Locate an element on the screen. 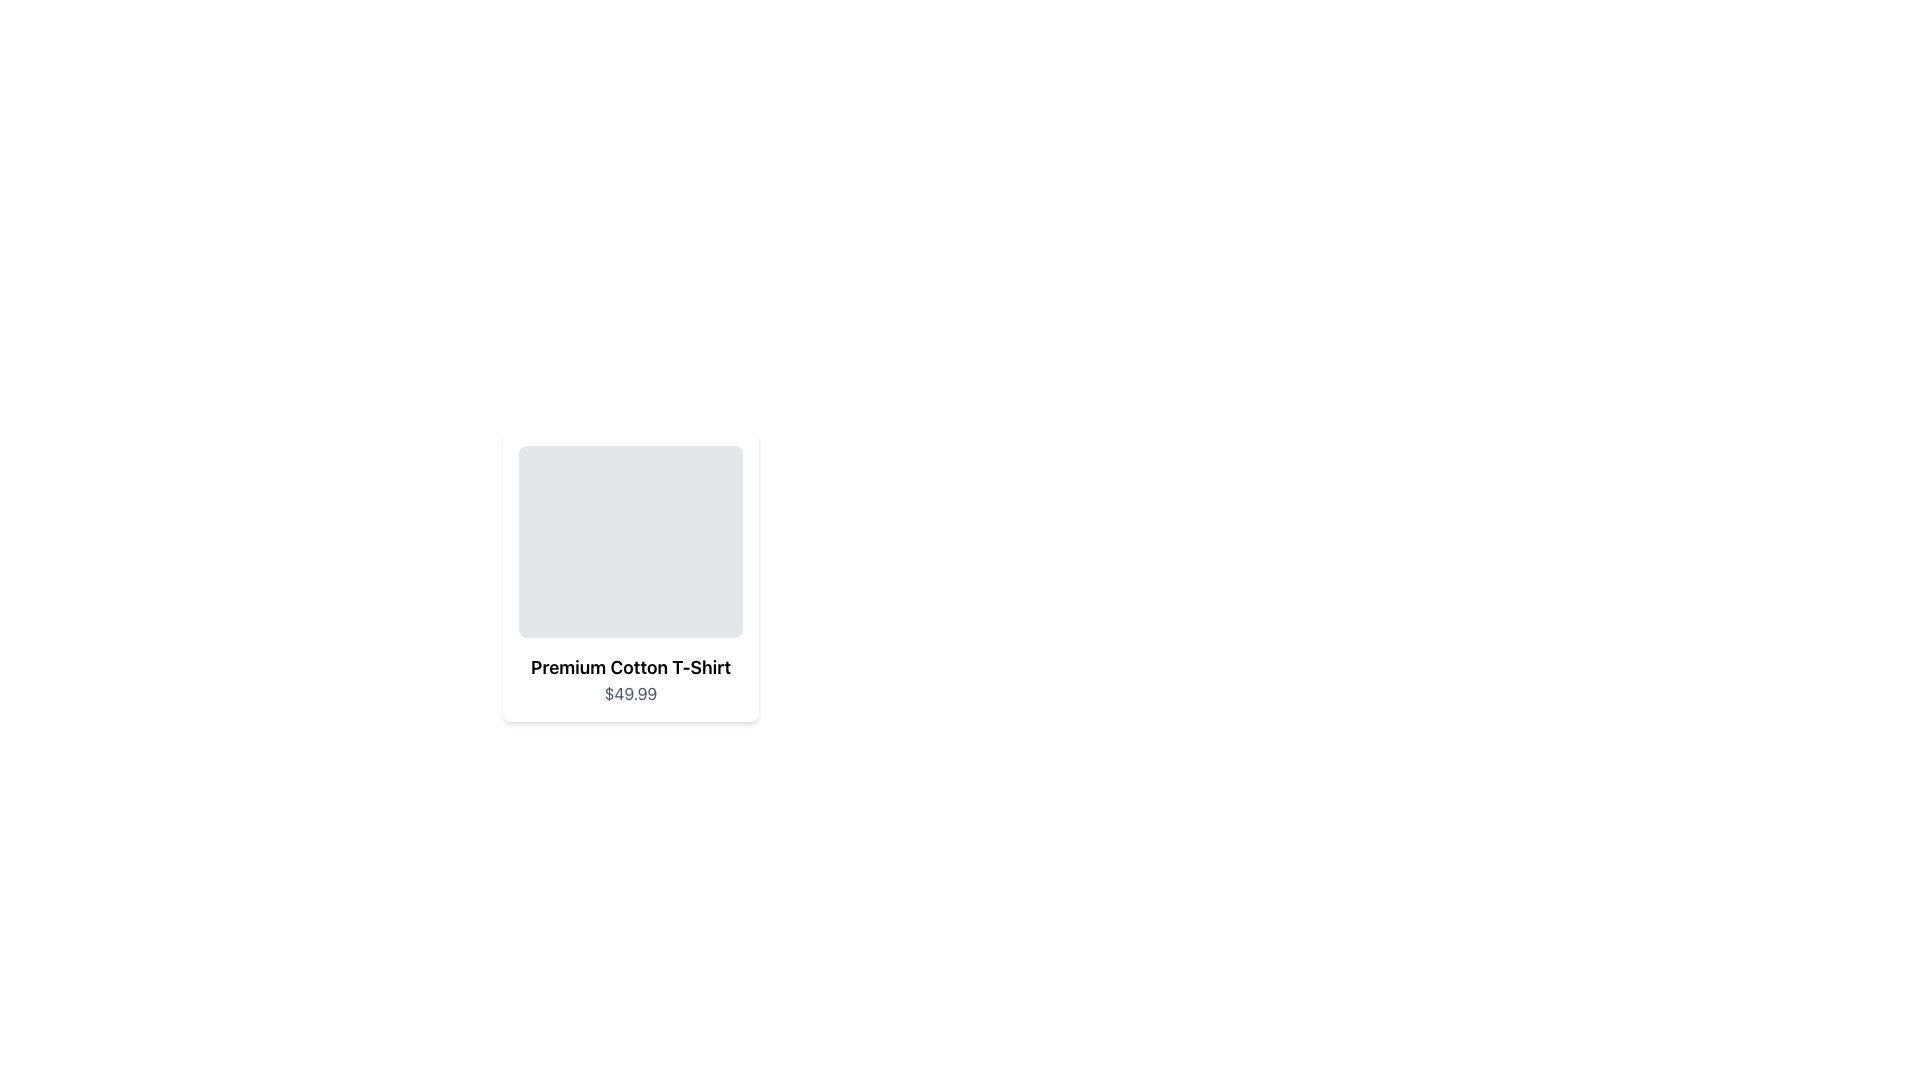 The height and width of the screenshot is (1080, 1920). the product title text label located underneath the image and above the price label in the card is located at coordinates (629, 667).